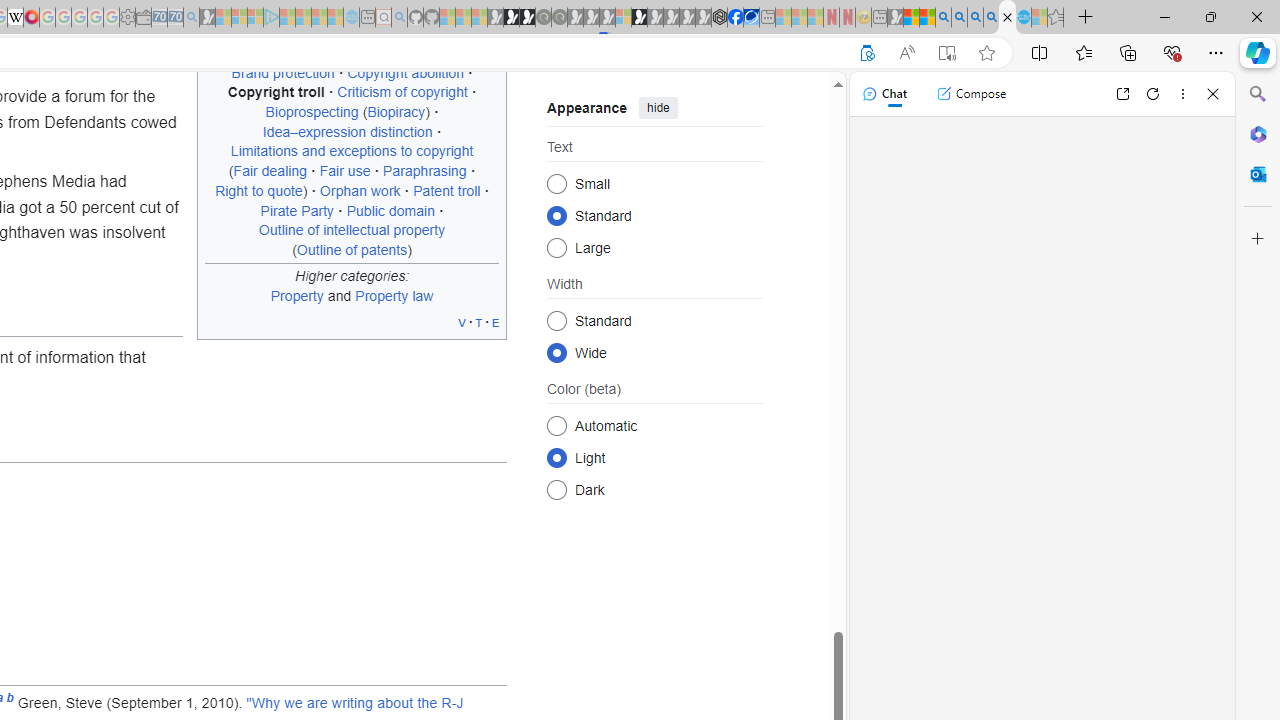 Image resolution: width=1280 pixels, height=720 pixels. What do you see at coordinates (1164, 16) in the screenshot?
I see `'Minimize'` at bounding box center [1164, 16].